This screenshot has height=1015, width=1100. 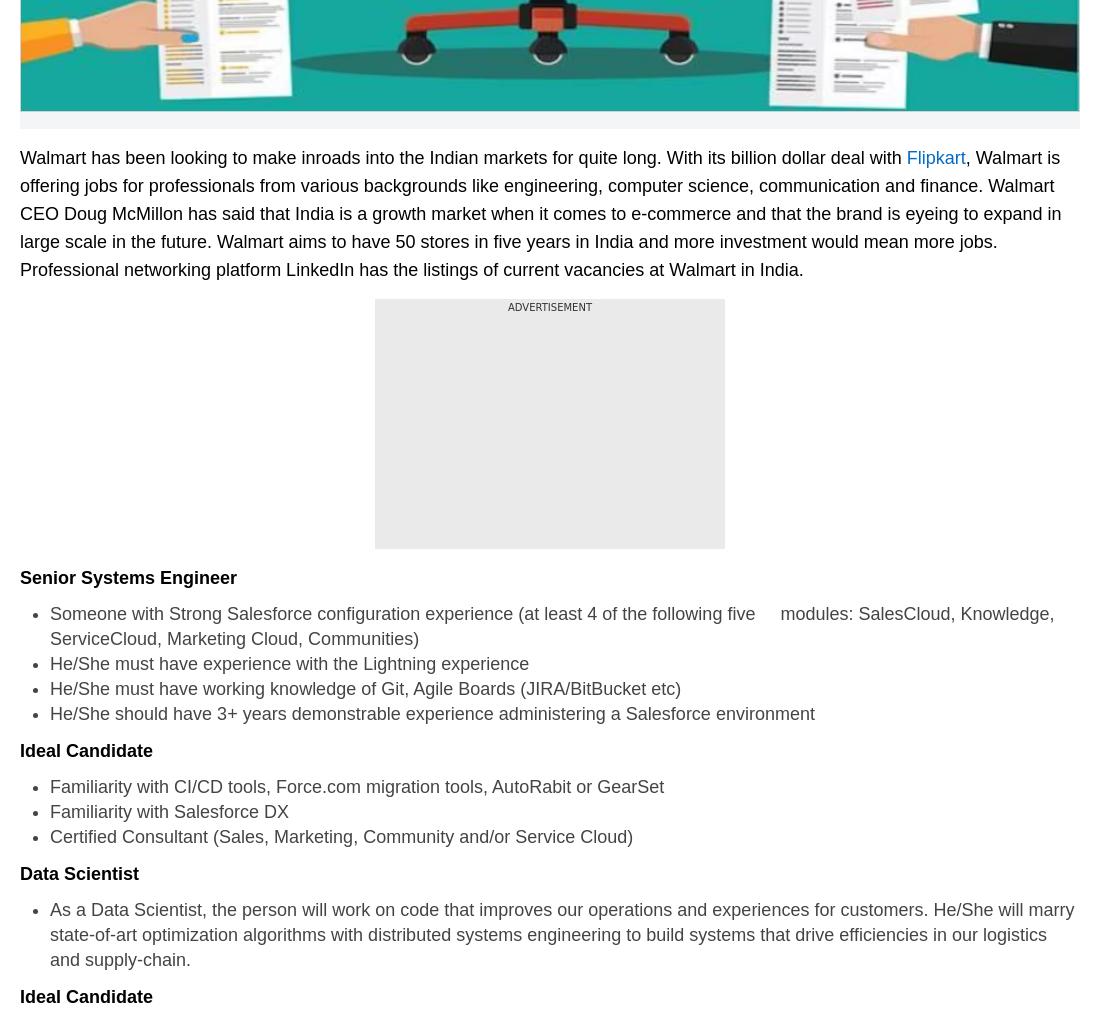 What do you see at coordinates (430, 713) in the screenshot?
I see `'He/She should have 3+ years demonstrable experience administering a Salesforce environment'` at bounding box center [430, 713].